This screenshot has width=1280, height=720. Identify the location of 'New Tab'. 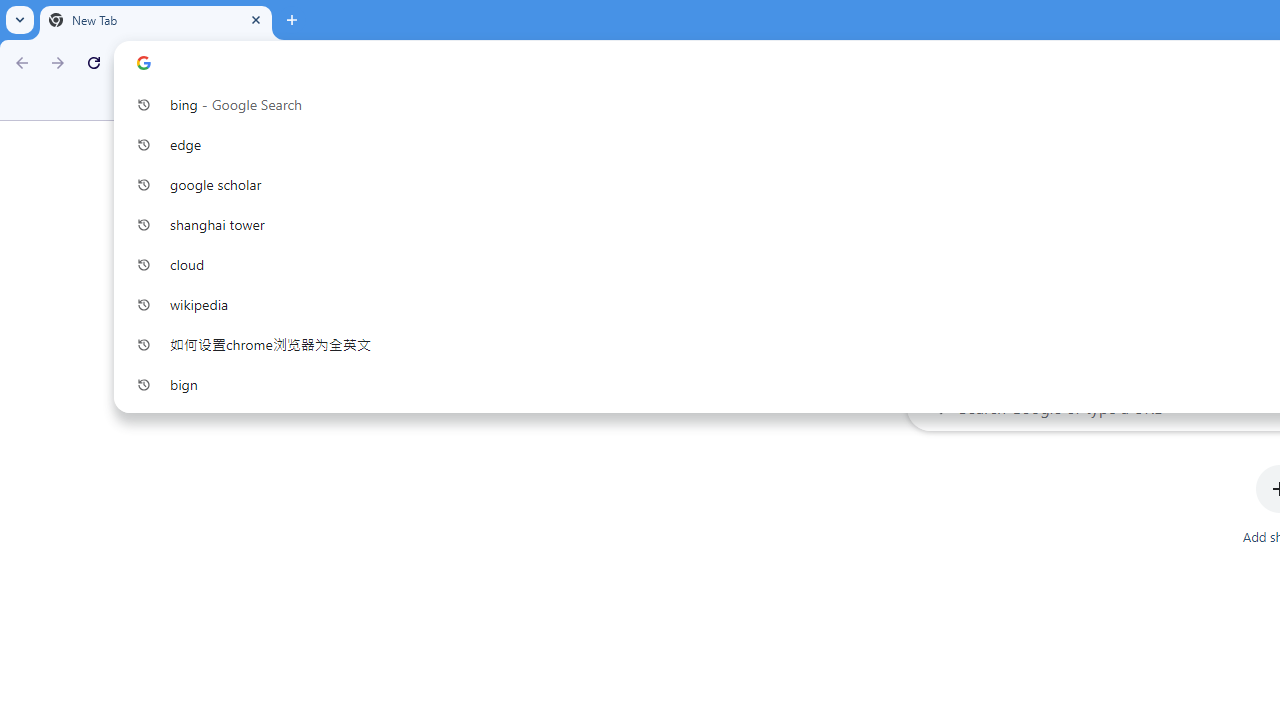
(155, 20).